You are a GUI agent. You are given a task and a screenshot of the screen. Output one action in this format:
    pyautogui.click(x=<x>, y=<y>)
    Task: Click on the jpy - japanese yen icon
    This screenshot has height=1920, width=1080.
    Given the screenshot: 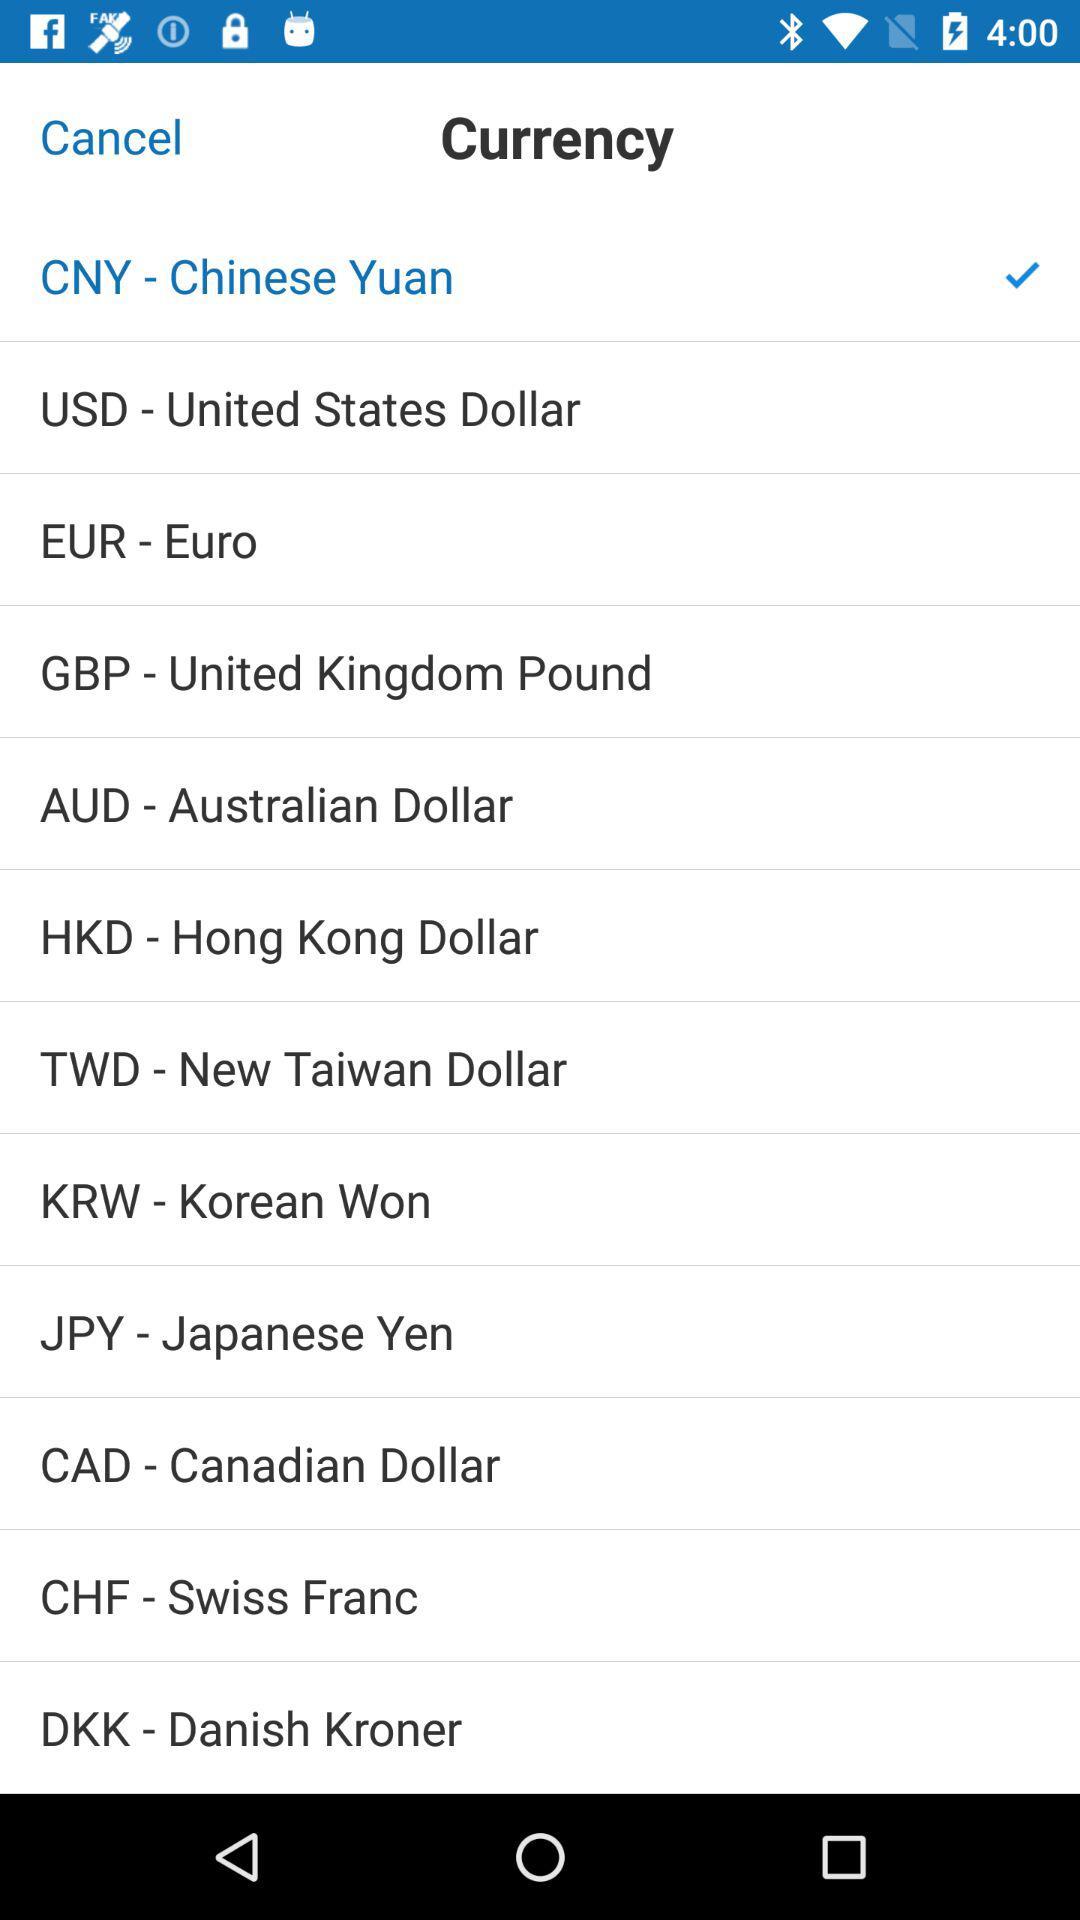 What is the action you would take?
    pyautogui.click(x=540, y=1331)
    